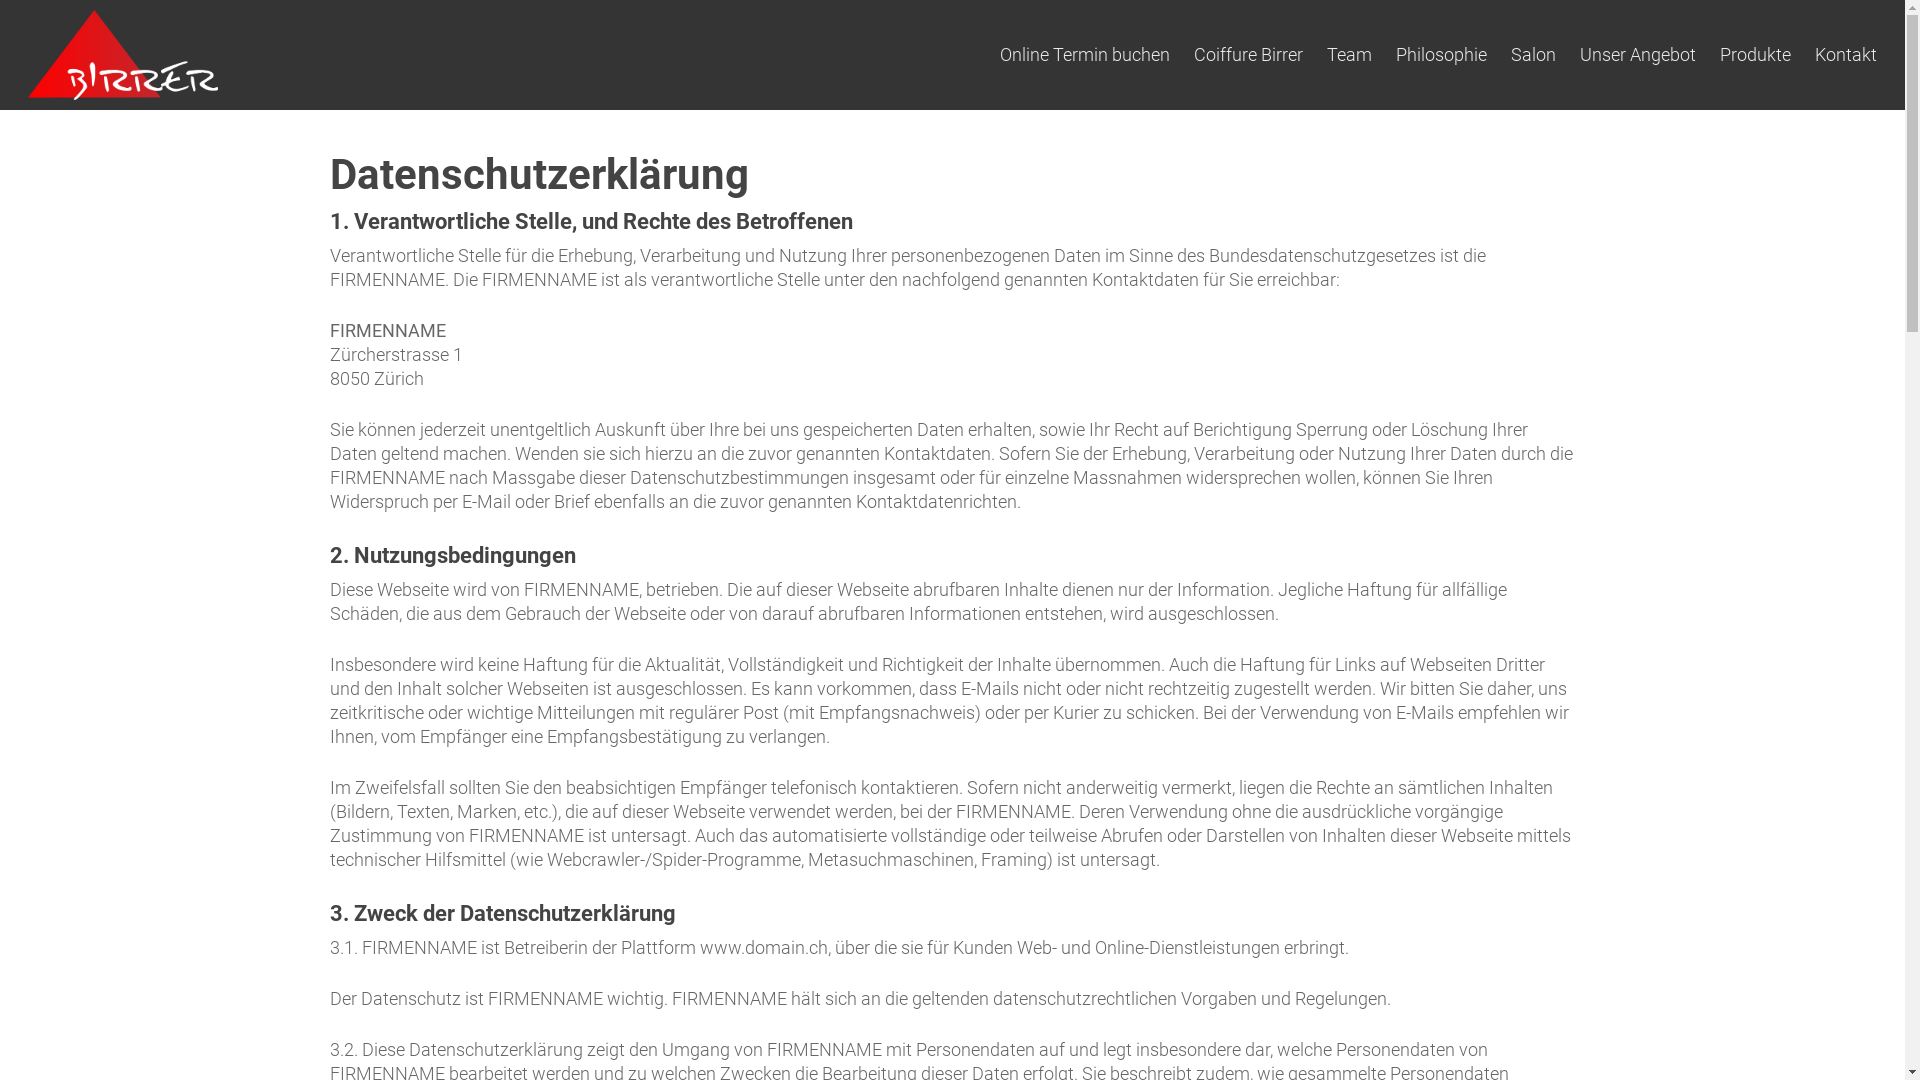 This screenshot has width=1920, height=1080. Describe the element at coordinates (1194, 53) in the screenshot. I see `'Coiffure Birrer'` at that location.